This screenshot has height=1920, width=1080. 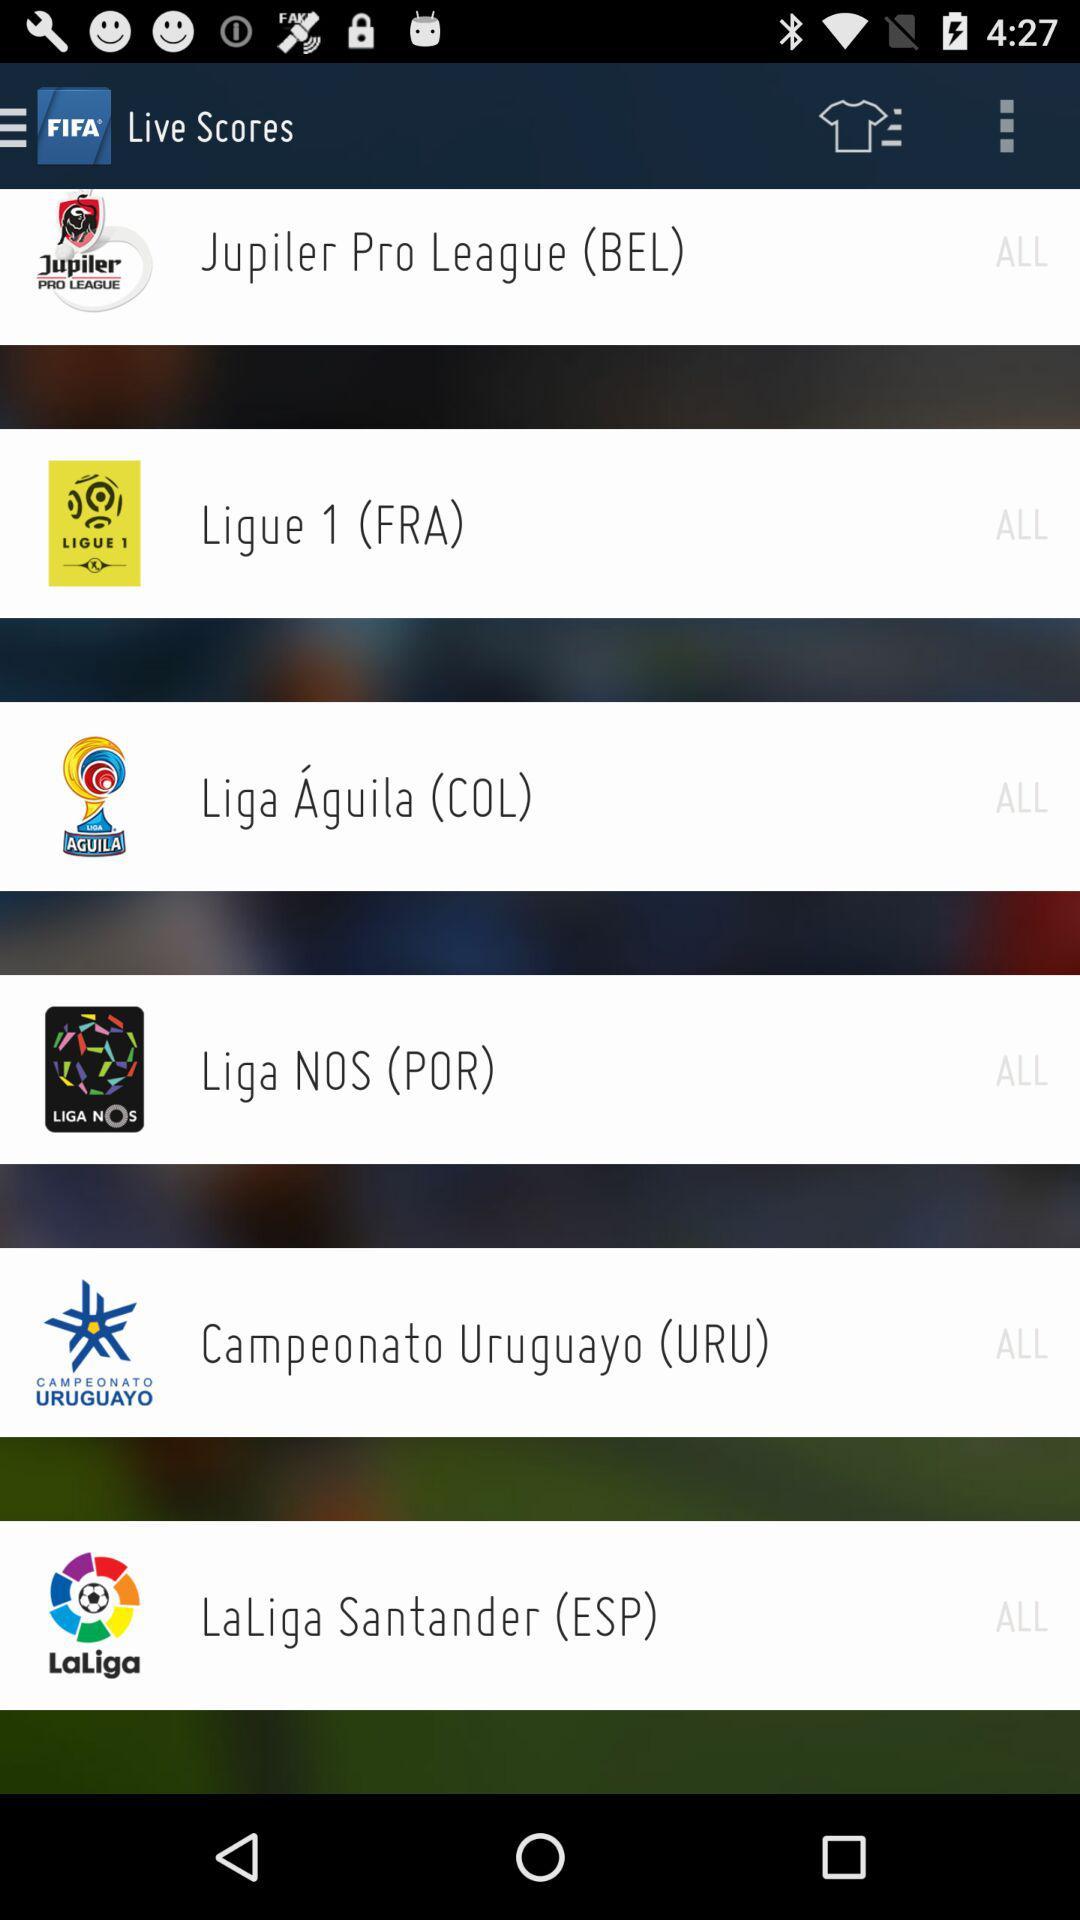 I want to click on the icon to the left of the all, so click(x=596, y=249).